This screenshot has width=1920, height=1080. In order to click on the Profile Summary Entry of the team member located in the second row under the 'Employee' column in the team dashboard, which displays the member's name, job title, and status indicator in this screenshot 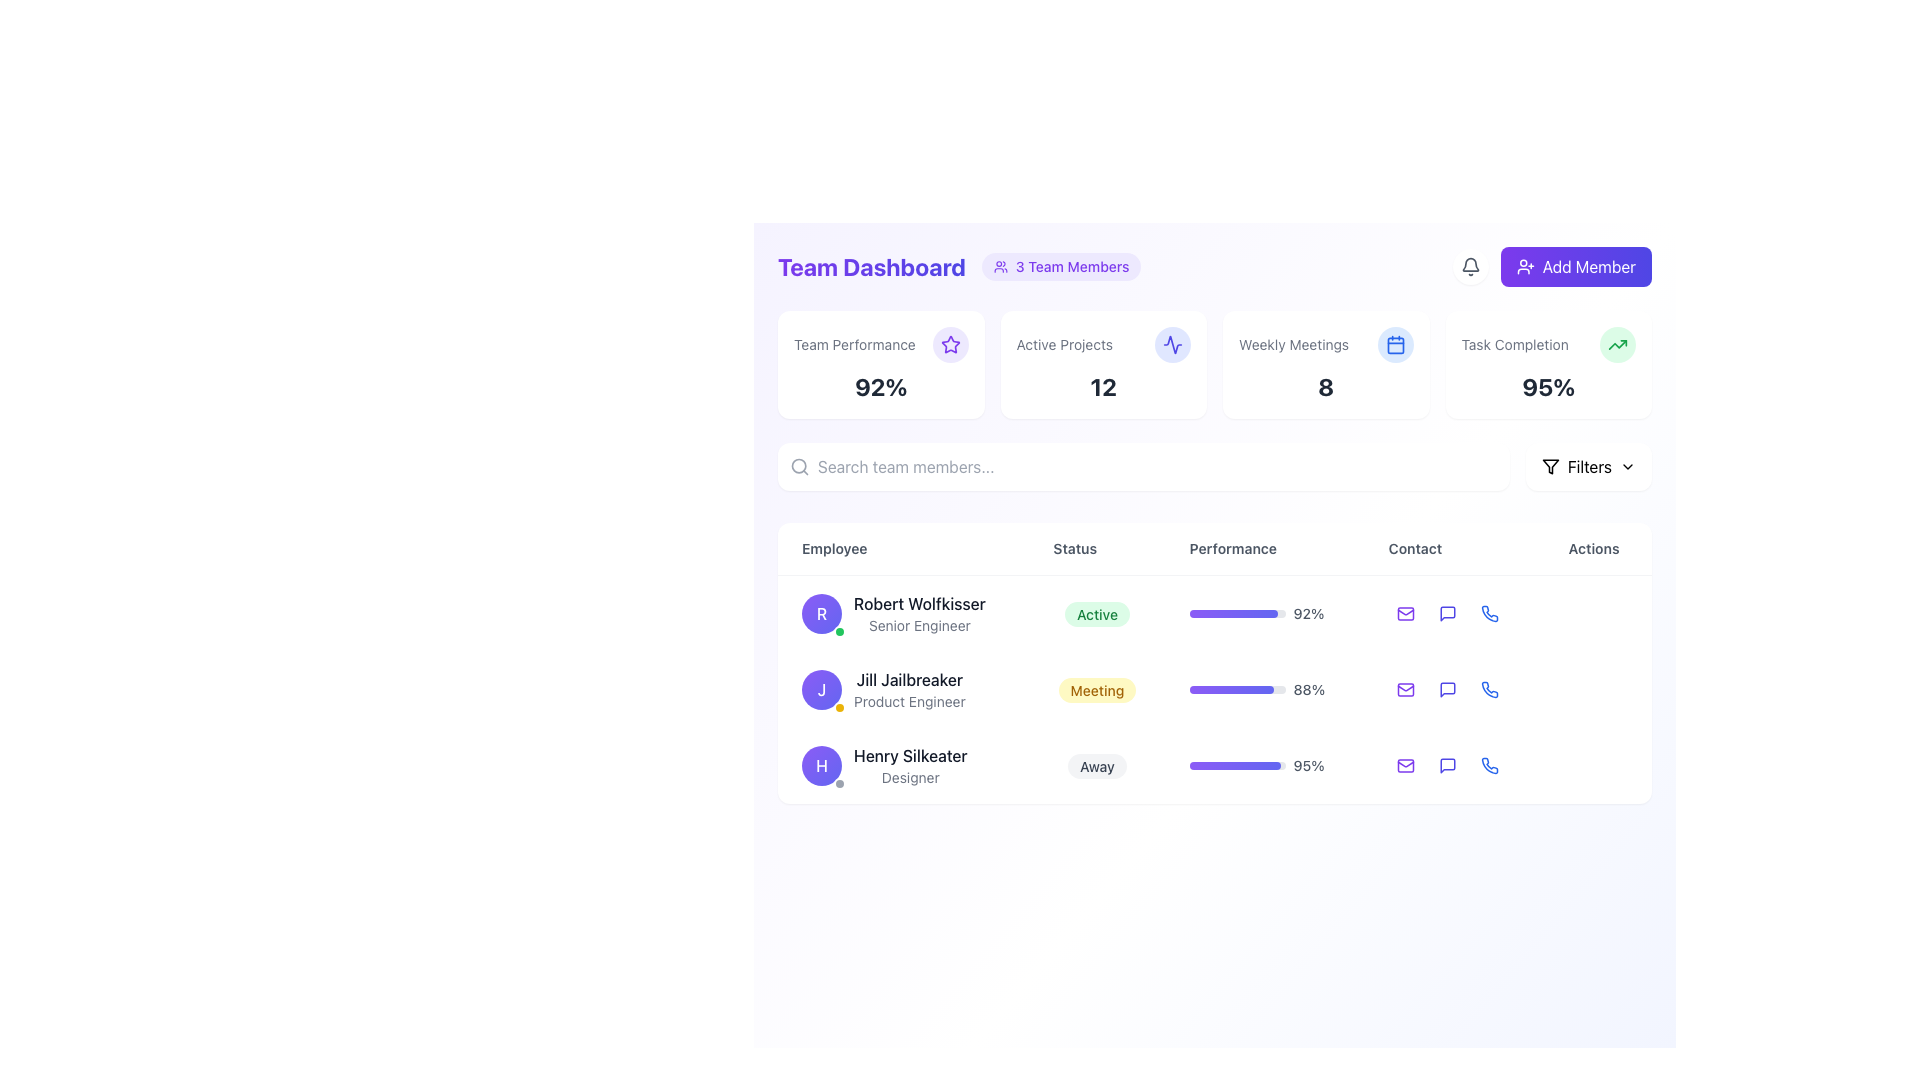, I will do `click(902, 689)`.